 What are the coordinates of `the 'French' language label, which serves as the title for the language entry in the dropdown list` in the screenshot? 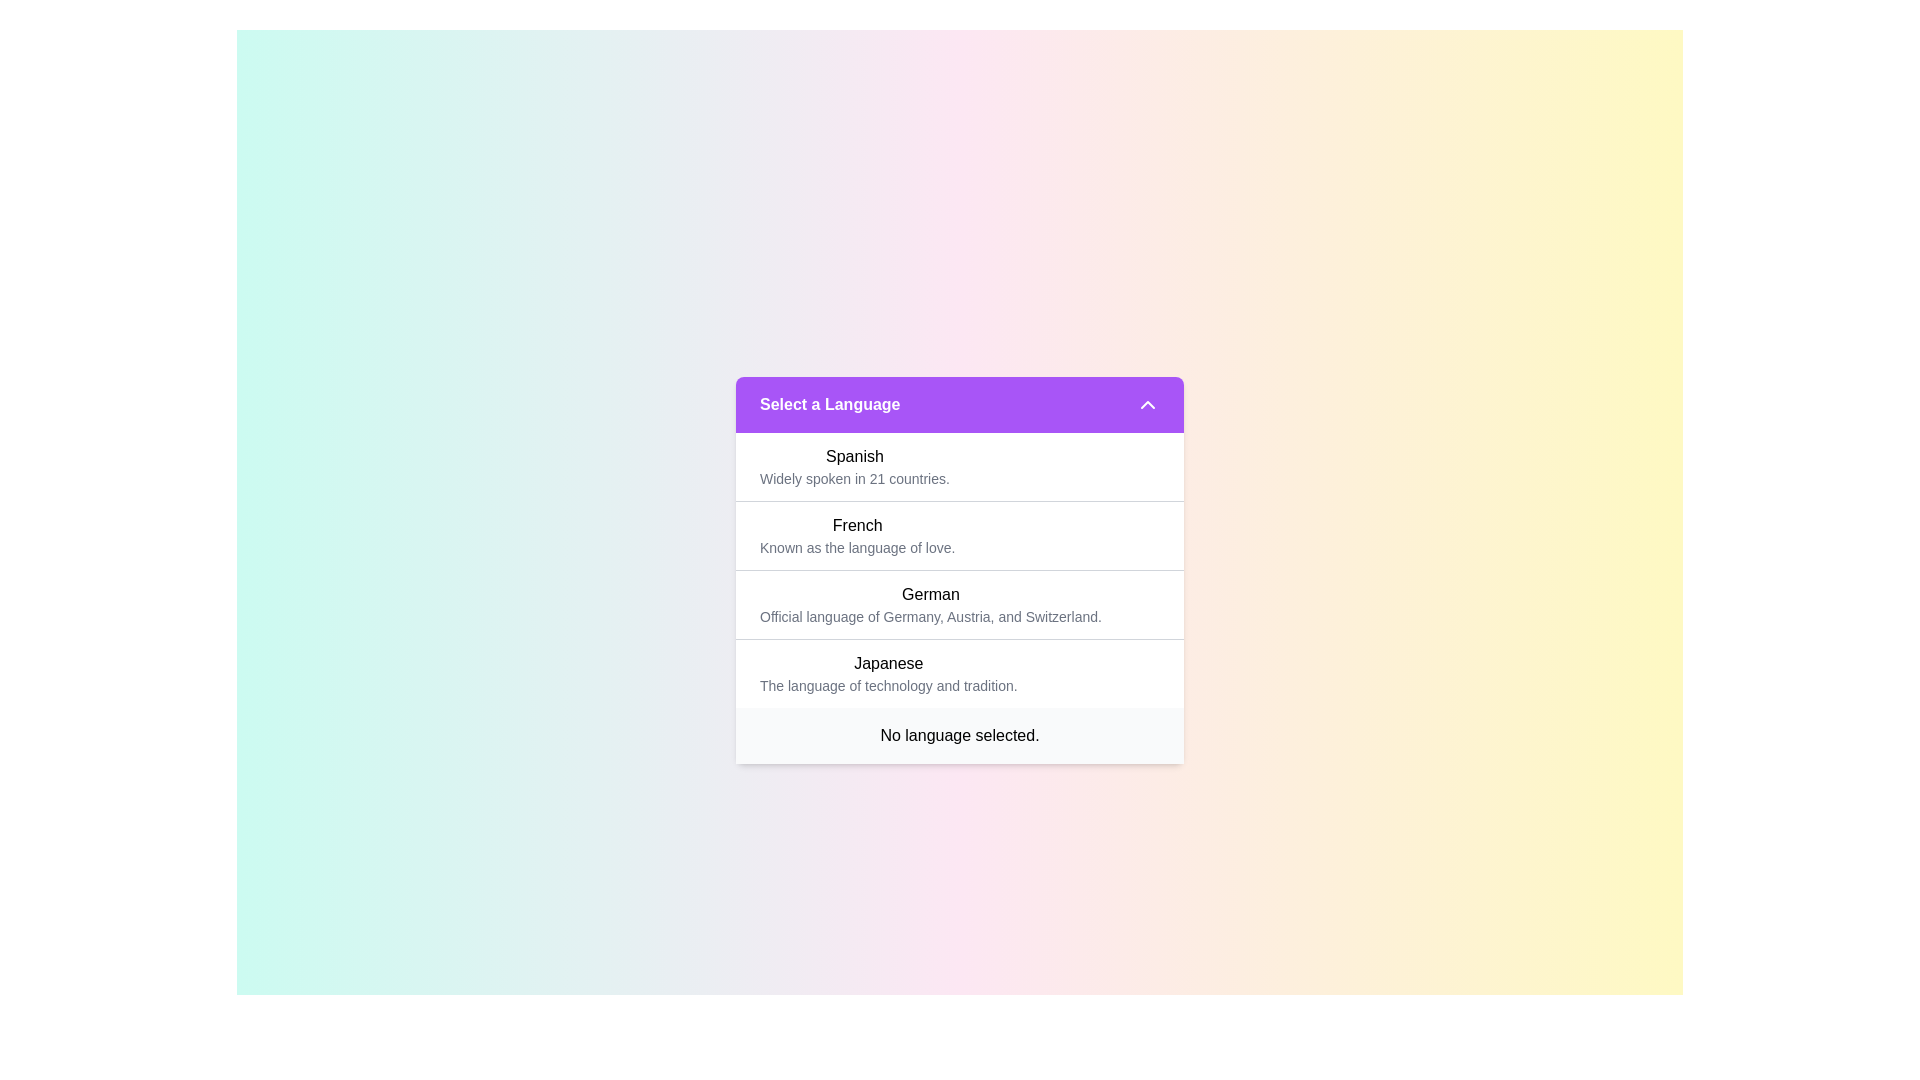 It's located at (857, 524).